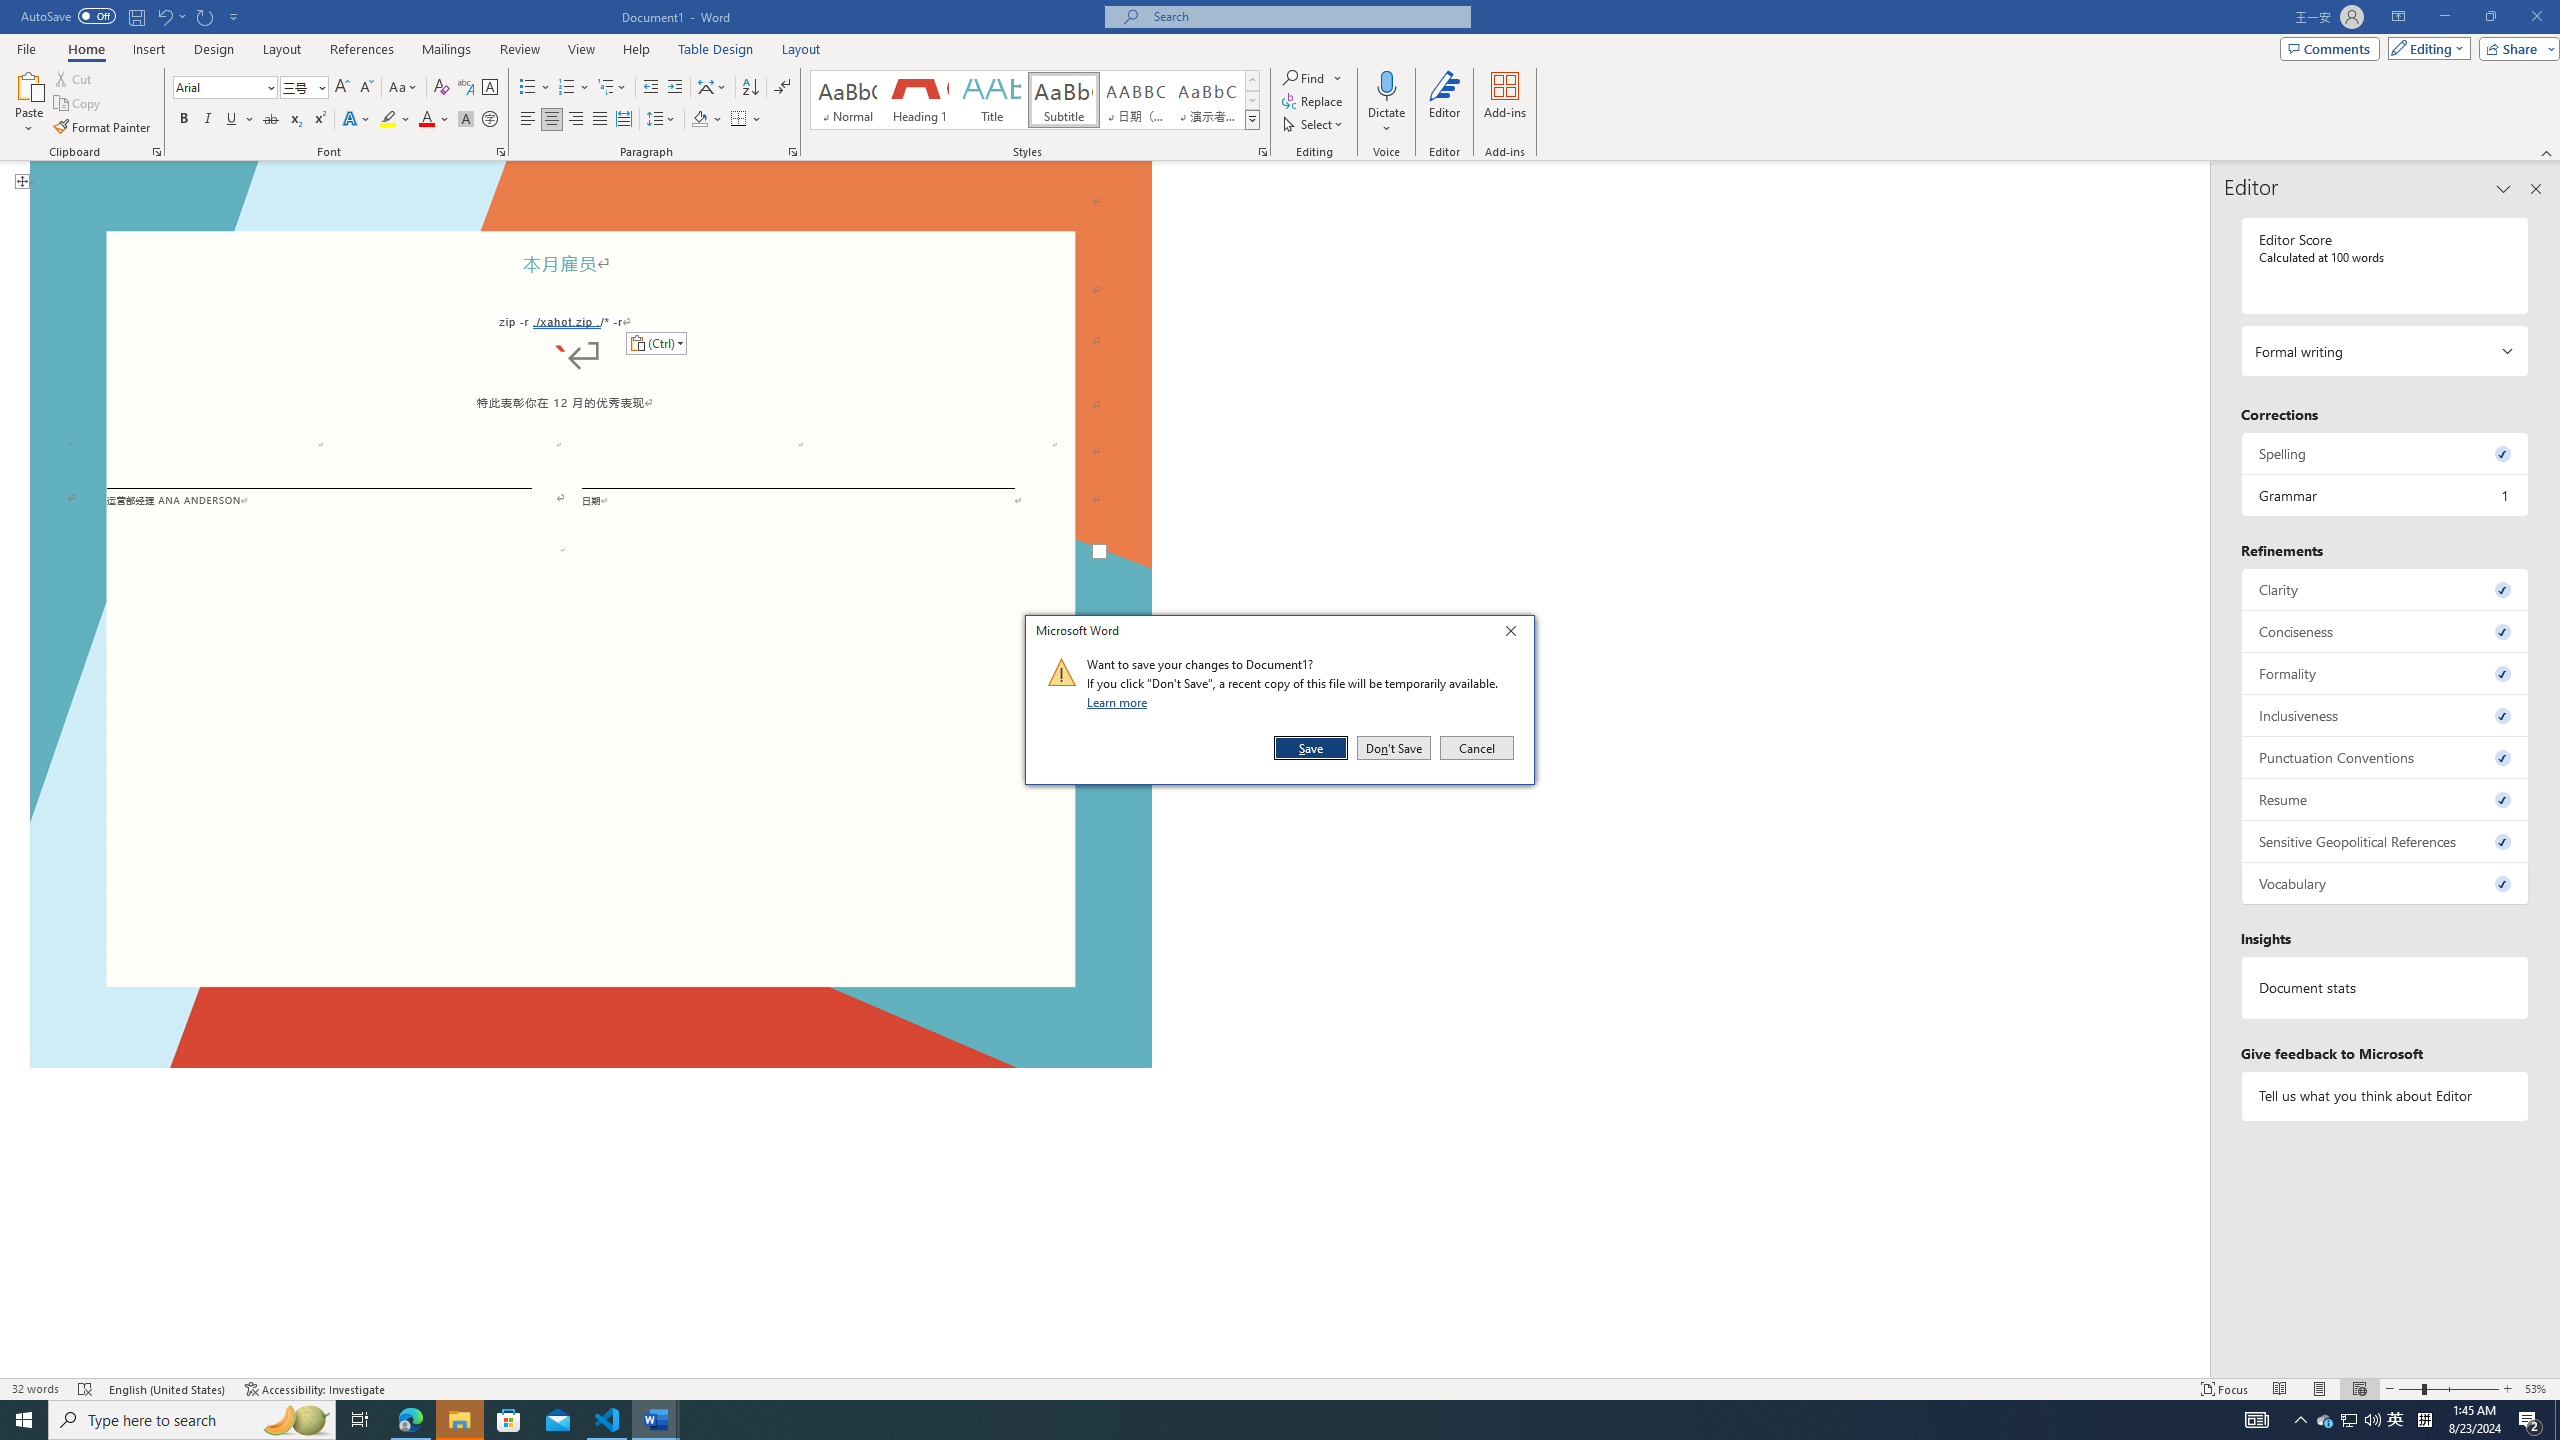  What do you see at coordinates (354, 118) in the screenshot?
I see `'Text Effects and Typography'` at bounding box center [354, 118].